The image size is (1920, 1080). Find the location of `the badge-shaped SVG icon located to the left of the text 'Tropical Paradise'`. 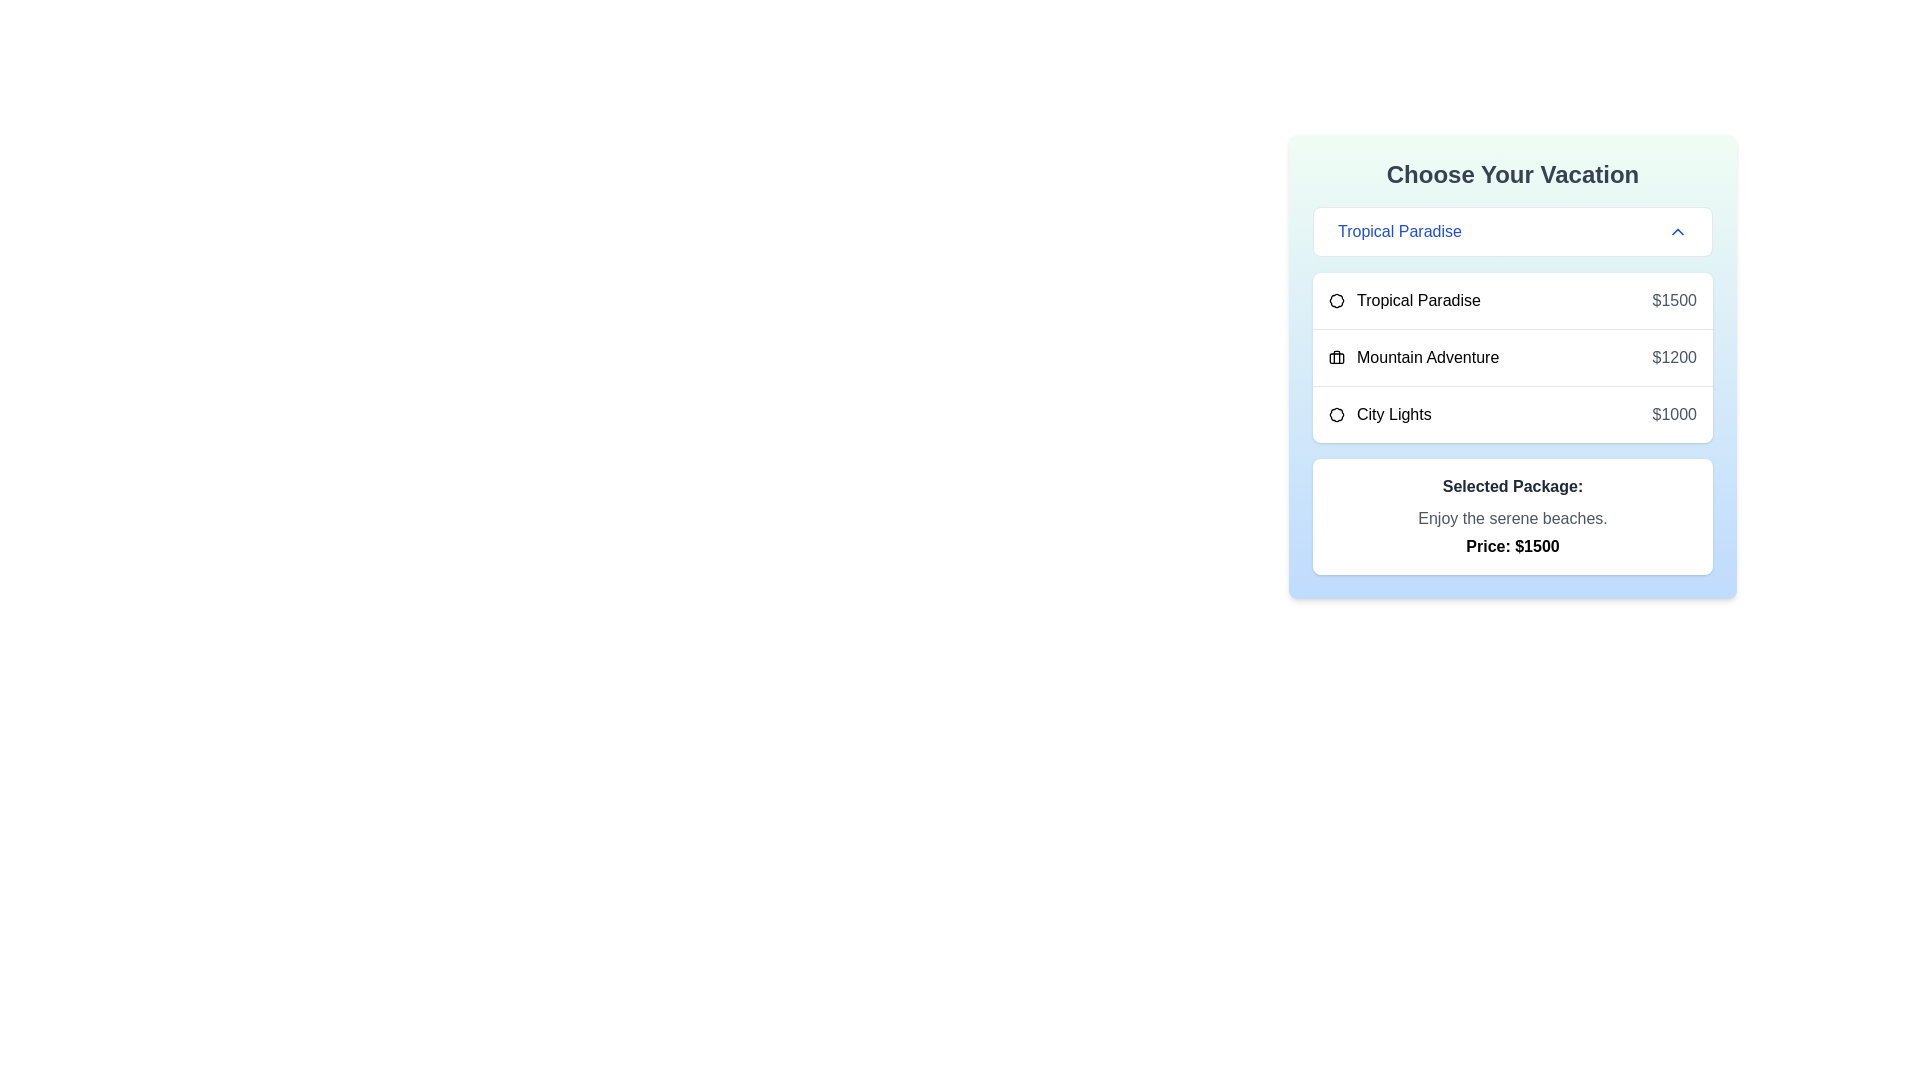

the badge-shaped SVG icon located to the left of the text 'Tropical Paradise' is located at coordinates (1337, 300).